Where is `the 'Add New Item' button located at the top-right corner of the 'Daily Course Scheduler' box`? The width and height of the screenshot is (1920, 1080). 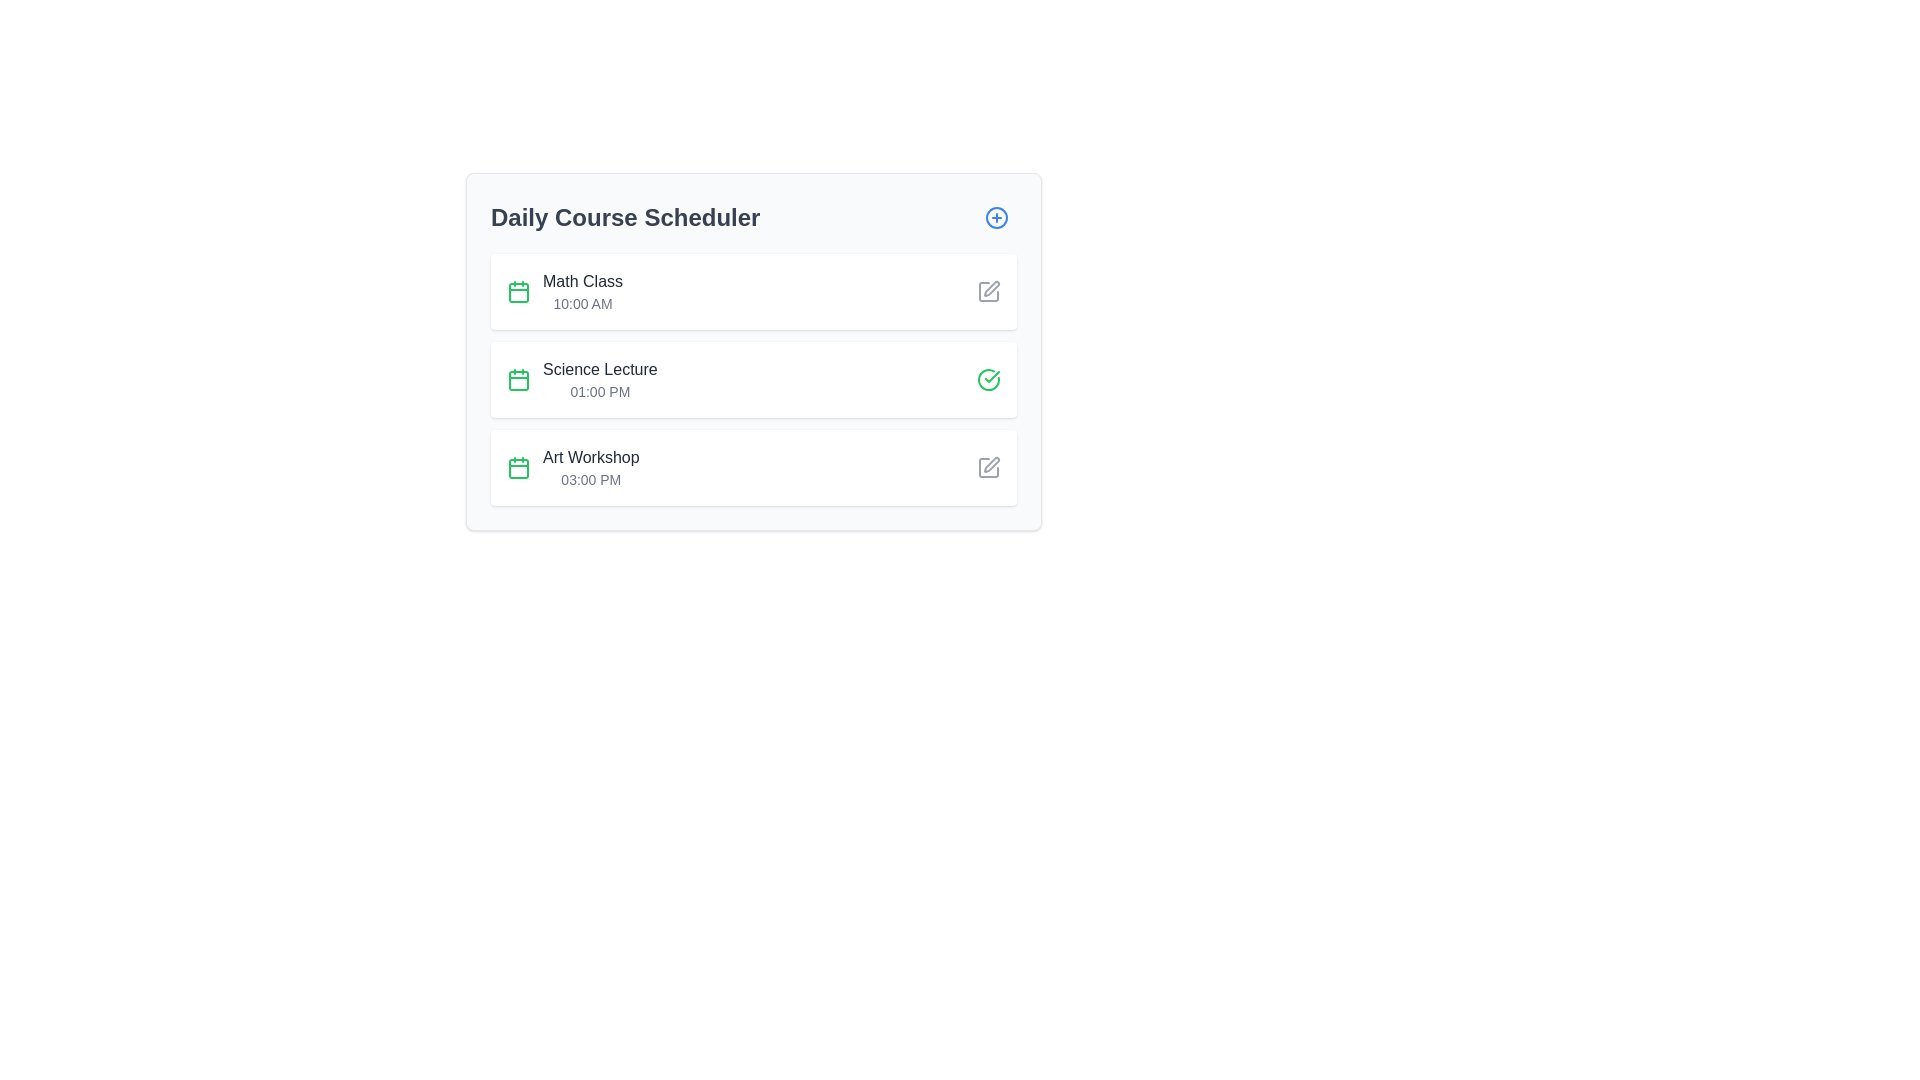
the 'Add New Item' button located at the top-right corner of the 'Daily Course Scheduler' box is located at coordinates (997, 218).